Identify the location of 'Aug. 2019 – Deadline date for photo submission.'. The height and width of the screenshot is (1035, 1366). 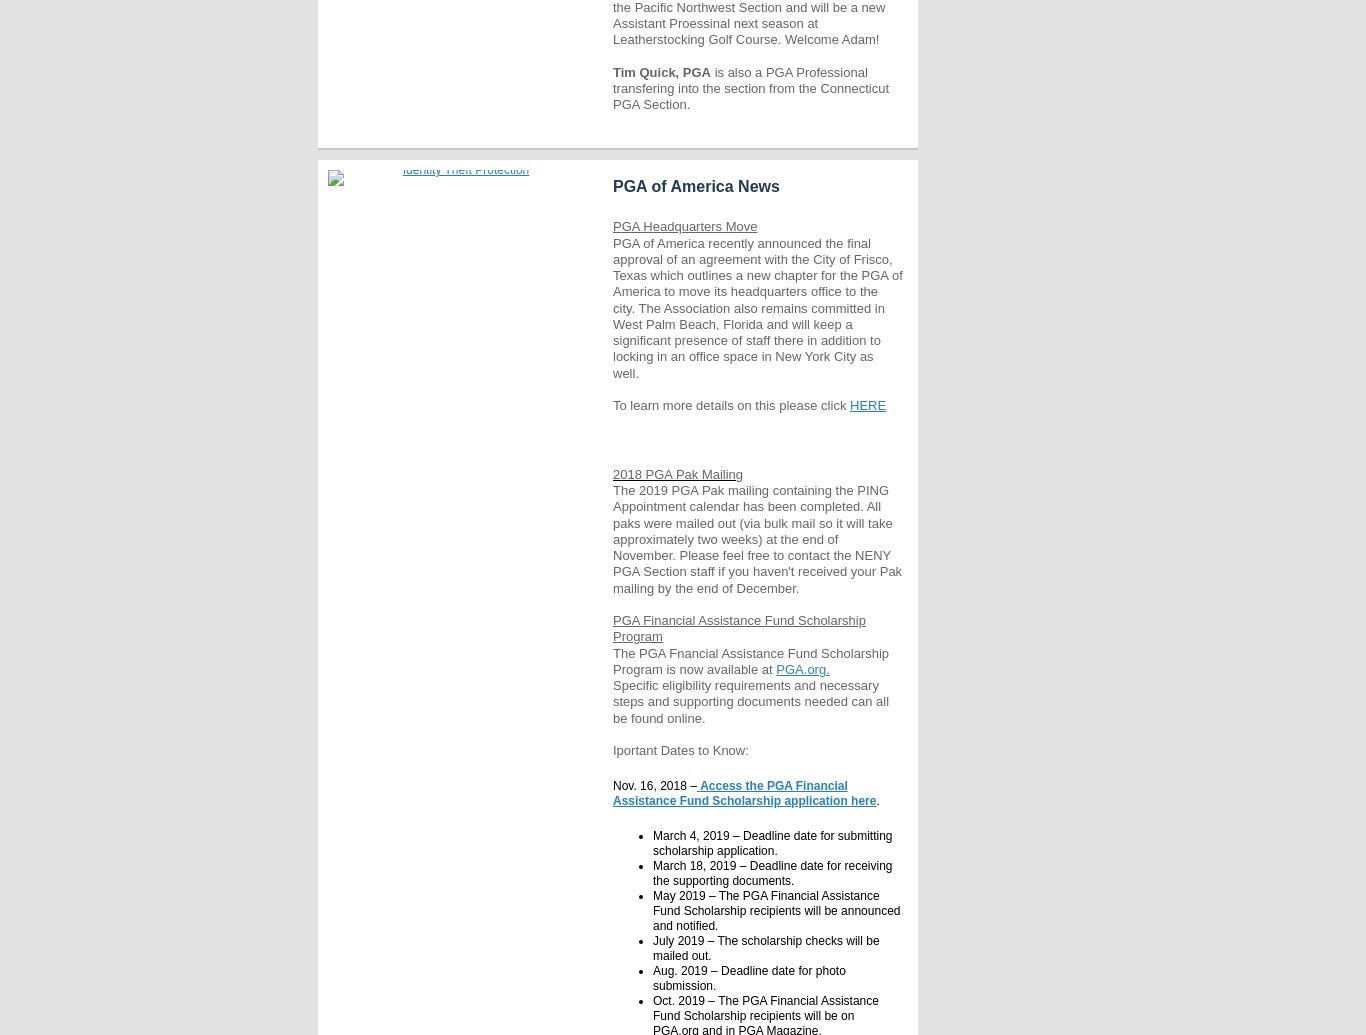
(748, 977).